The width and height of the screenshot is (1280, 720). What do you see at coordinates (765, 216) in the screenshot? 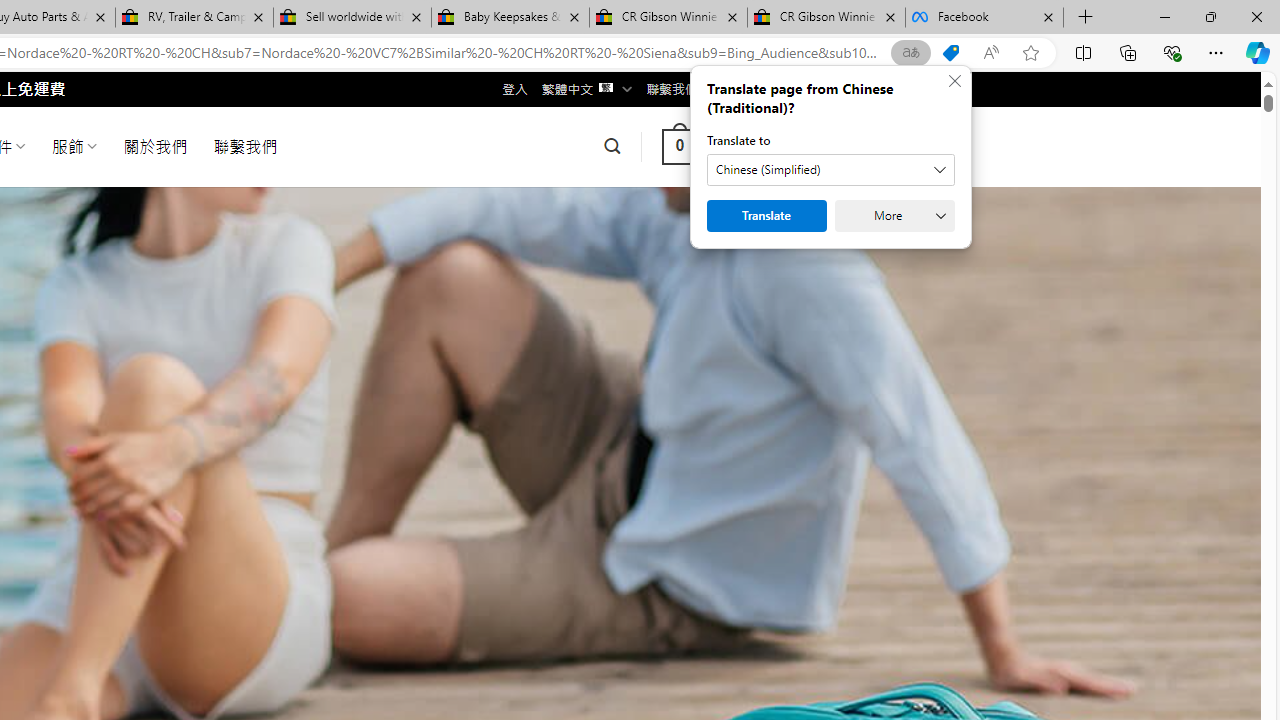
I see `'Translate'` at bounding box center [765, 216].